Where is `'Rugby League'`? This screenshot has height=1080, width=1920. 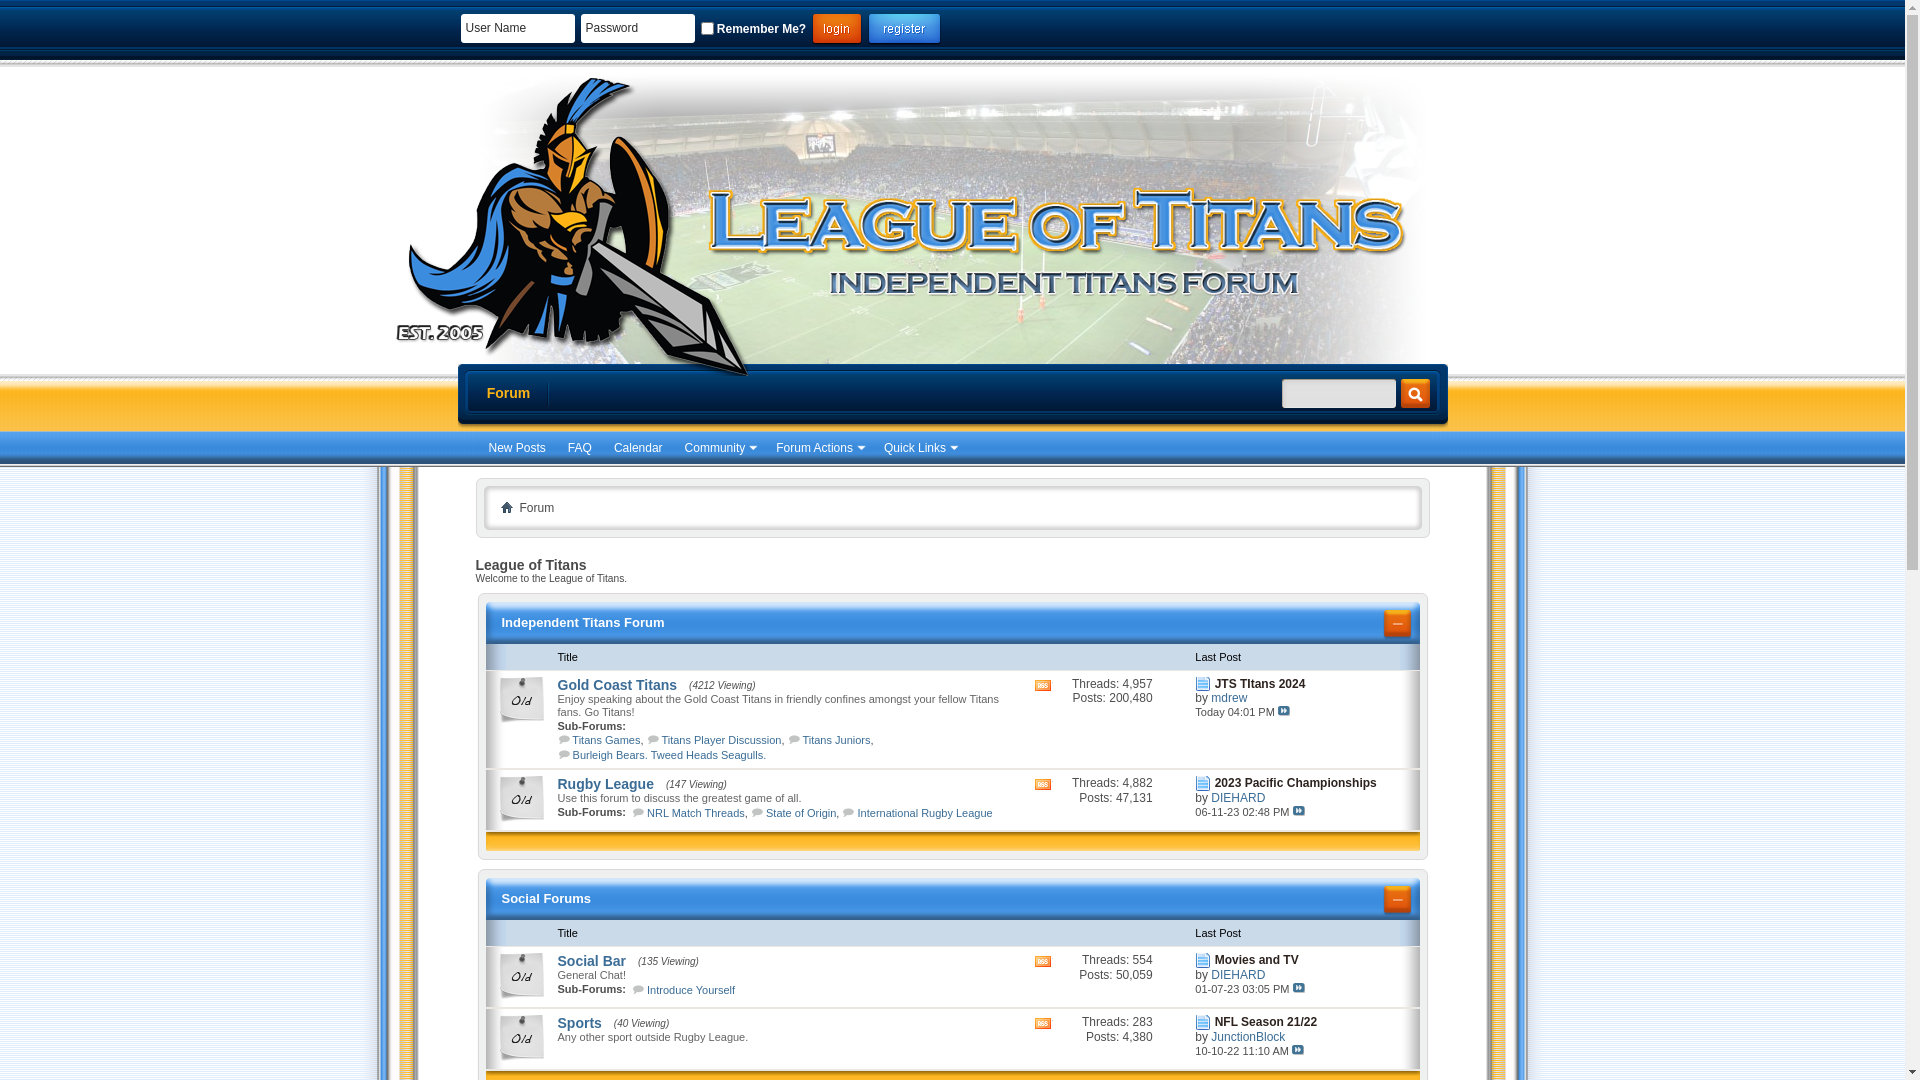
'Rugby League' is located at coordinates (604, 782).